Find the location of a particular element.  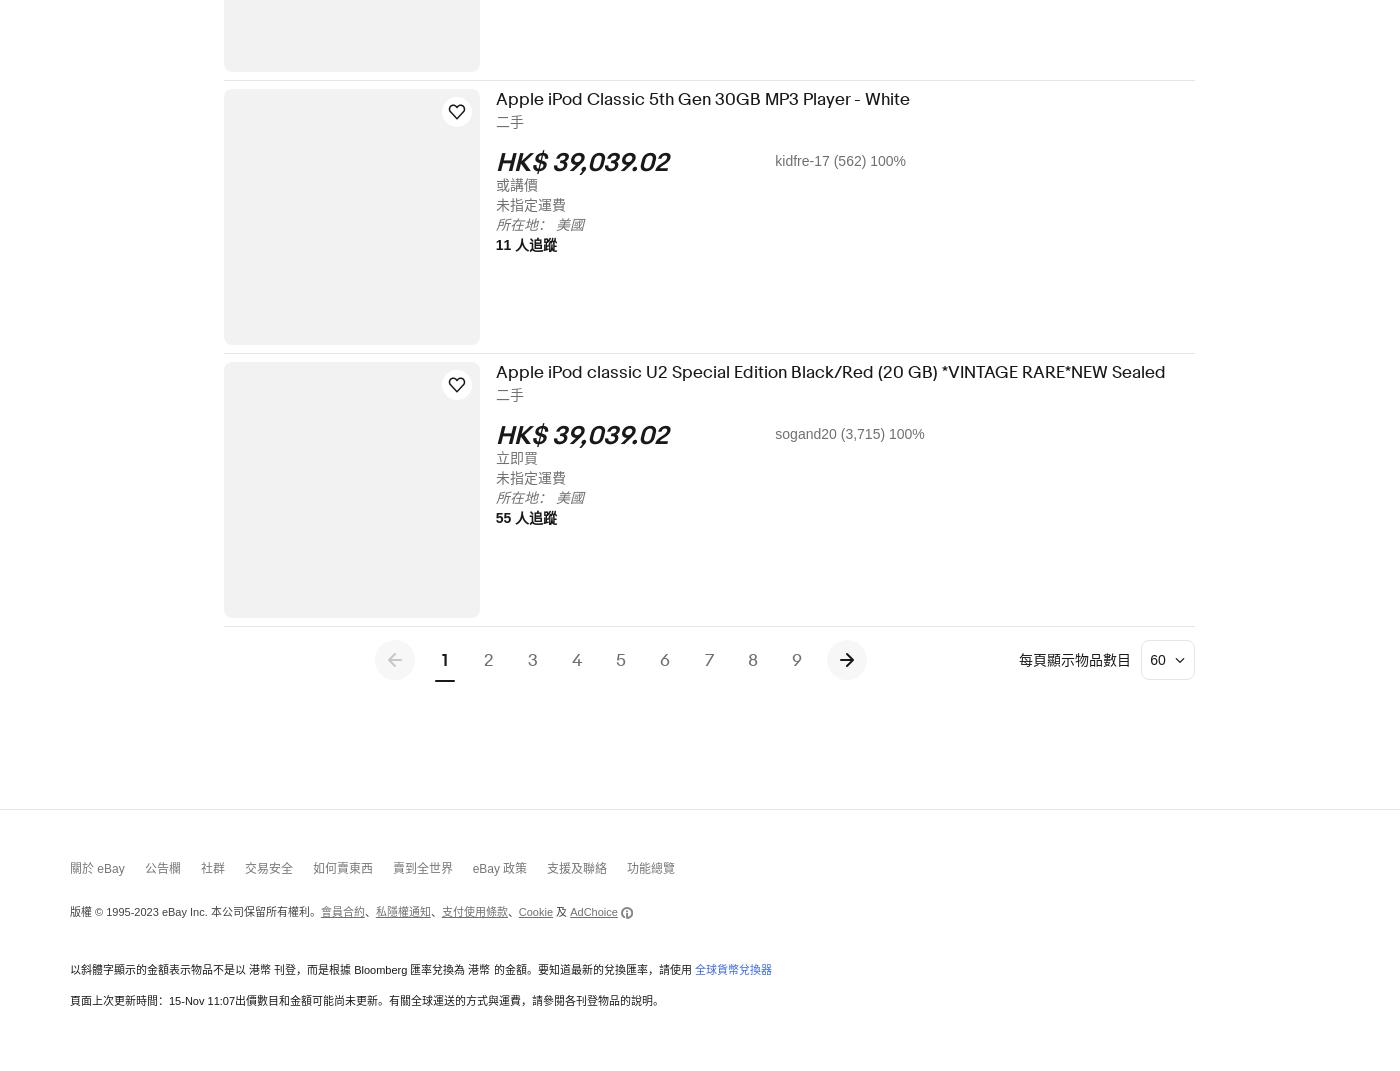

'頁面上次更新時間：15-Nov 11:07出價數目和金額可能尚未更新。有關全球運送的方式與運費，請參閱各刊登物品的說明。' is located at coordinates (366, 1000).